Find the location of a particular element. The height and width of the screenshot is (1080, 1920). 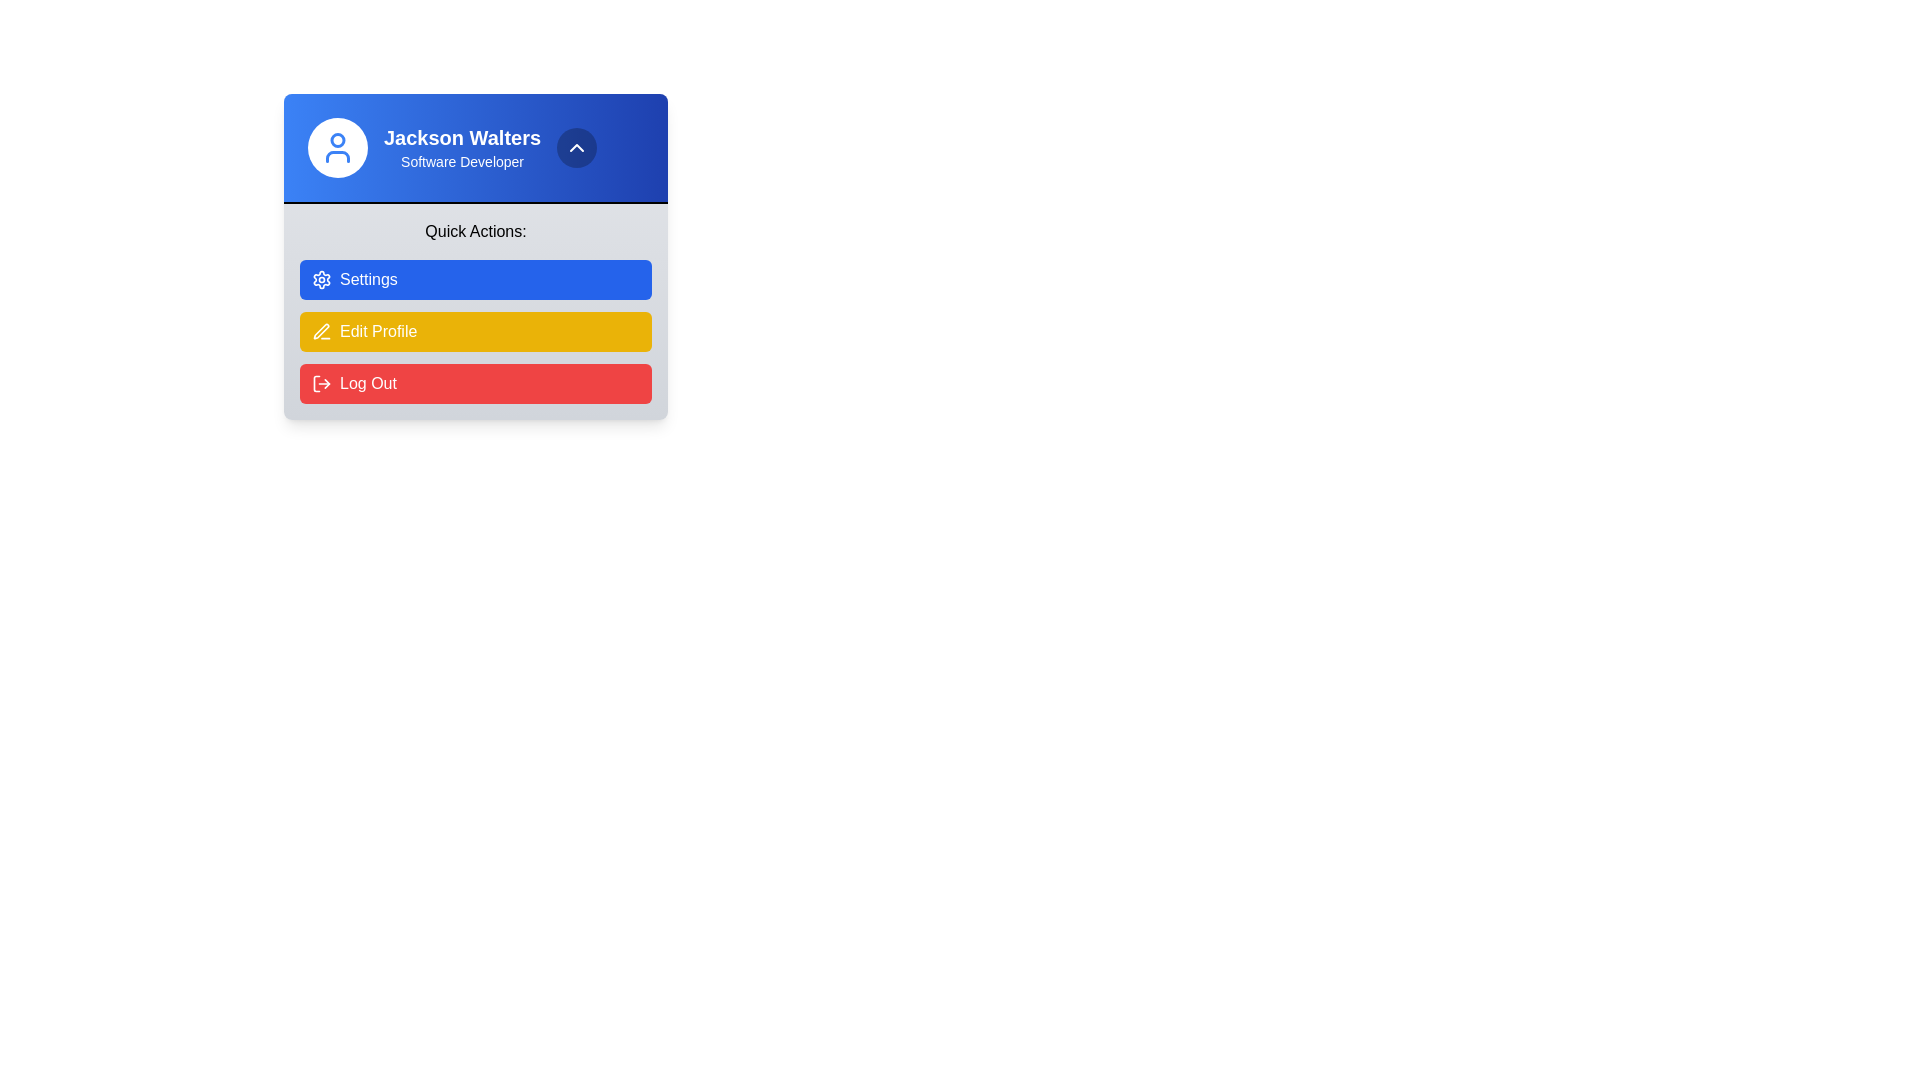

the user's profile picture icon, which is centrally located in the user profile section with a circular white background is located at coordinates (337, 146).